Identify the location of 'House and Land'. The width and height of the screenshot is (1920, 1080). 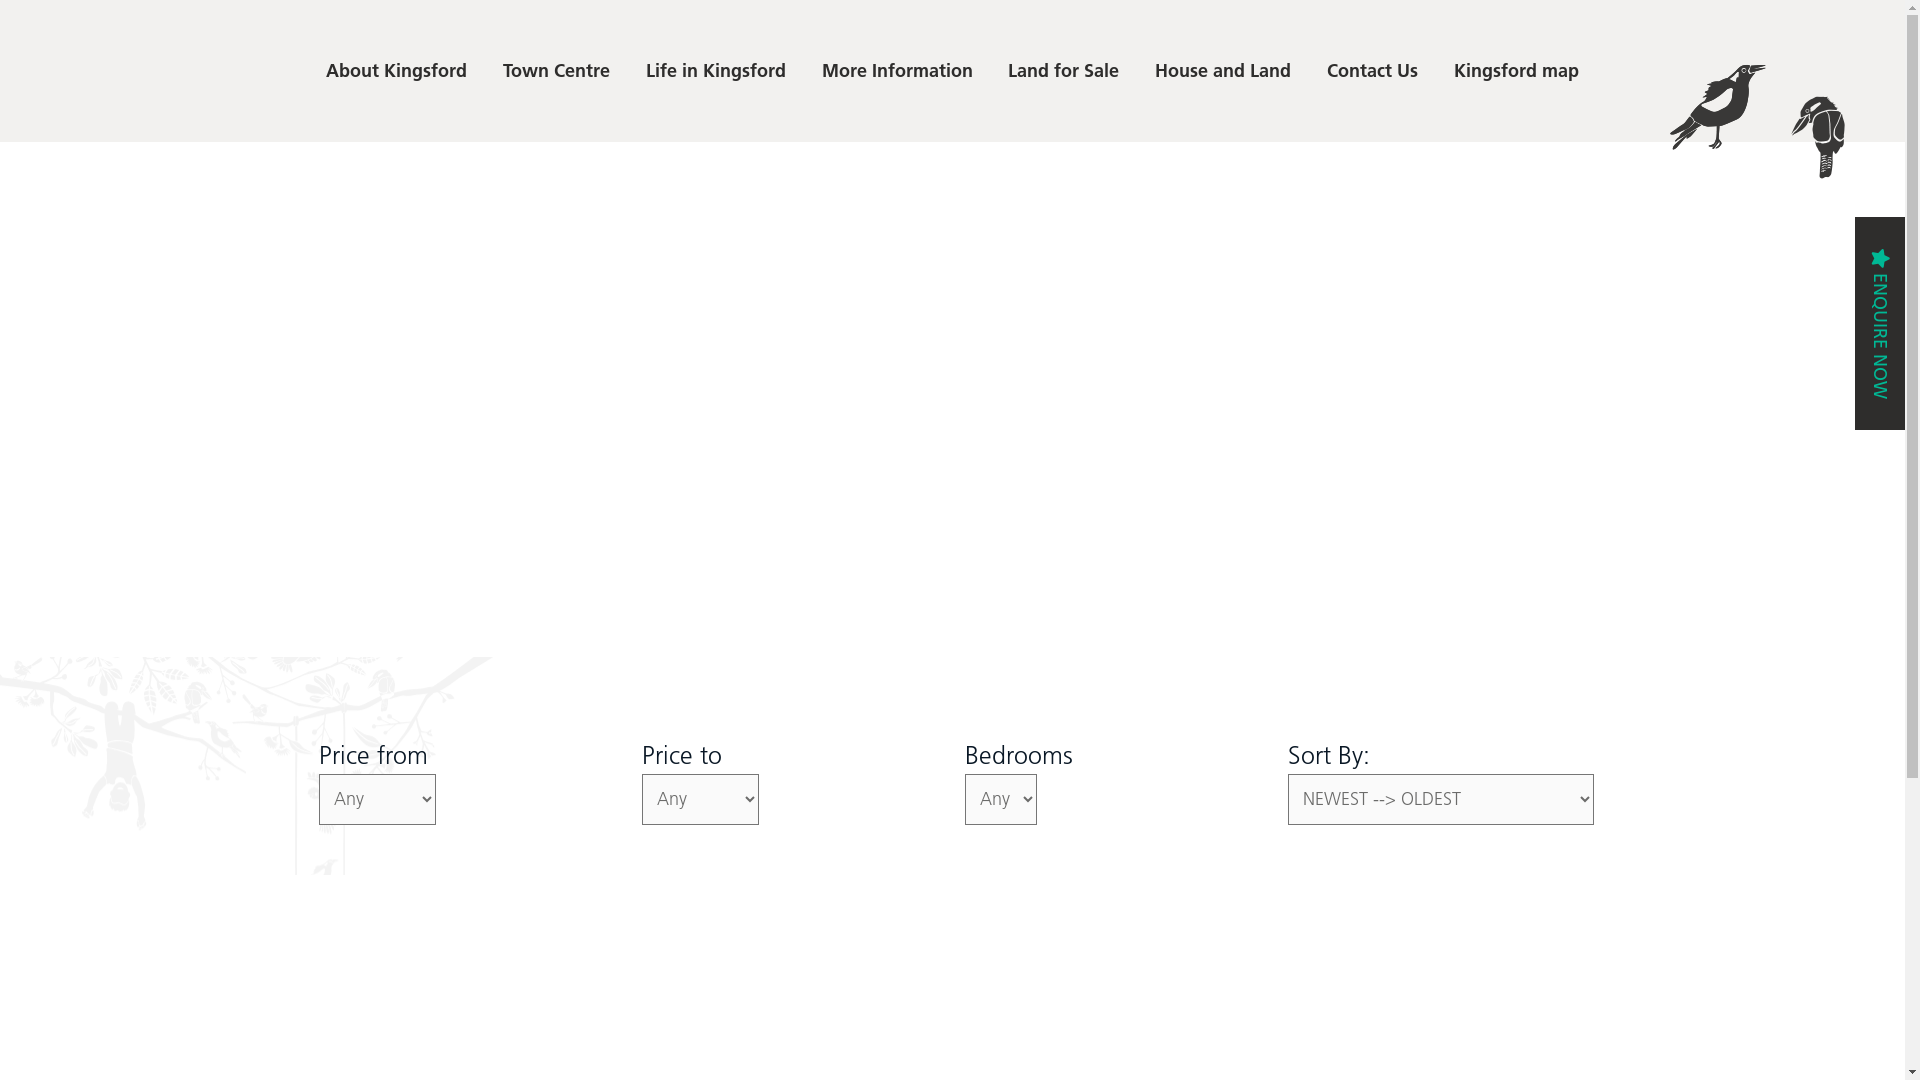
(1222, 69).